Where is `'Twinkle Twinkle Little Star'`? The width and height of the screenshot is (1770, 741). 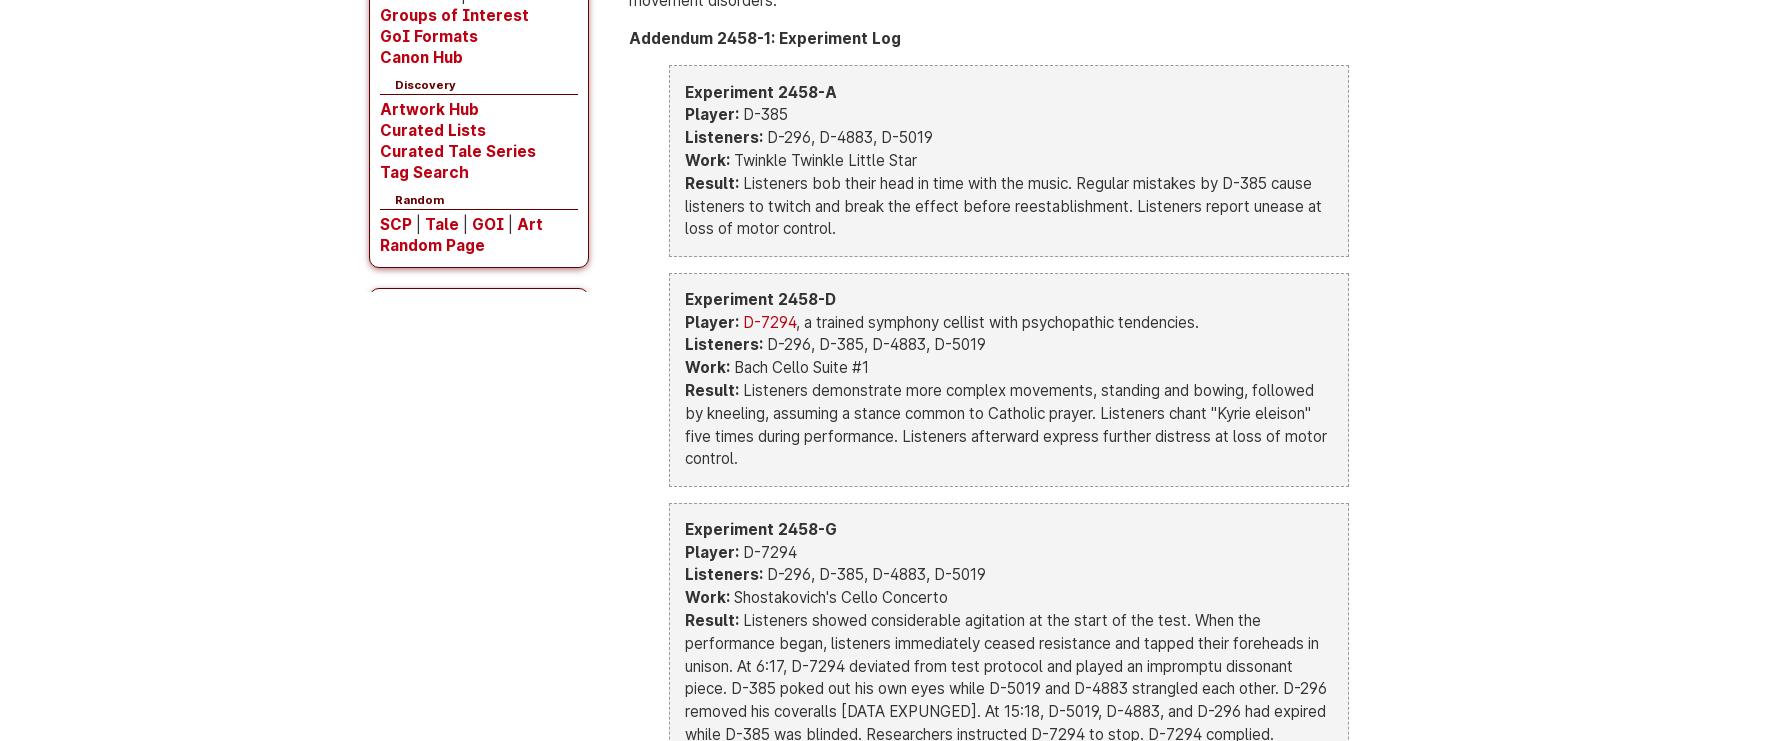
'Twinkle Twinkle Little Star' is located at coordinates (823, 160).